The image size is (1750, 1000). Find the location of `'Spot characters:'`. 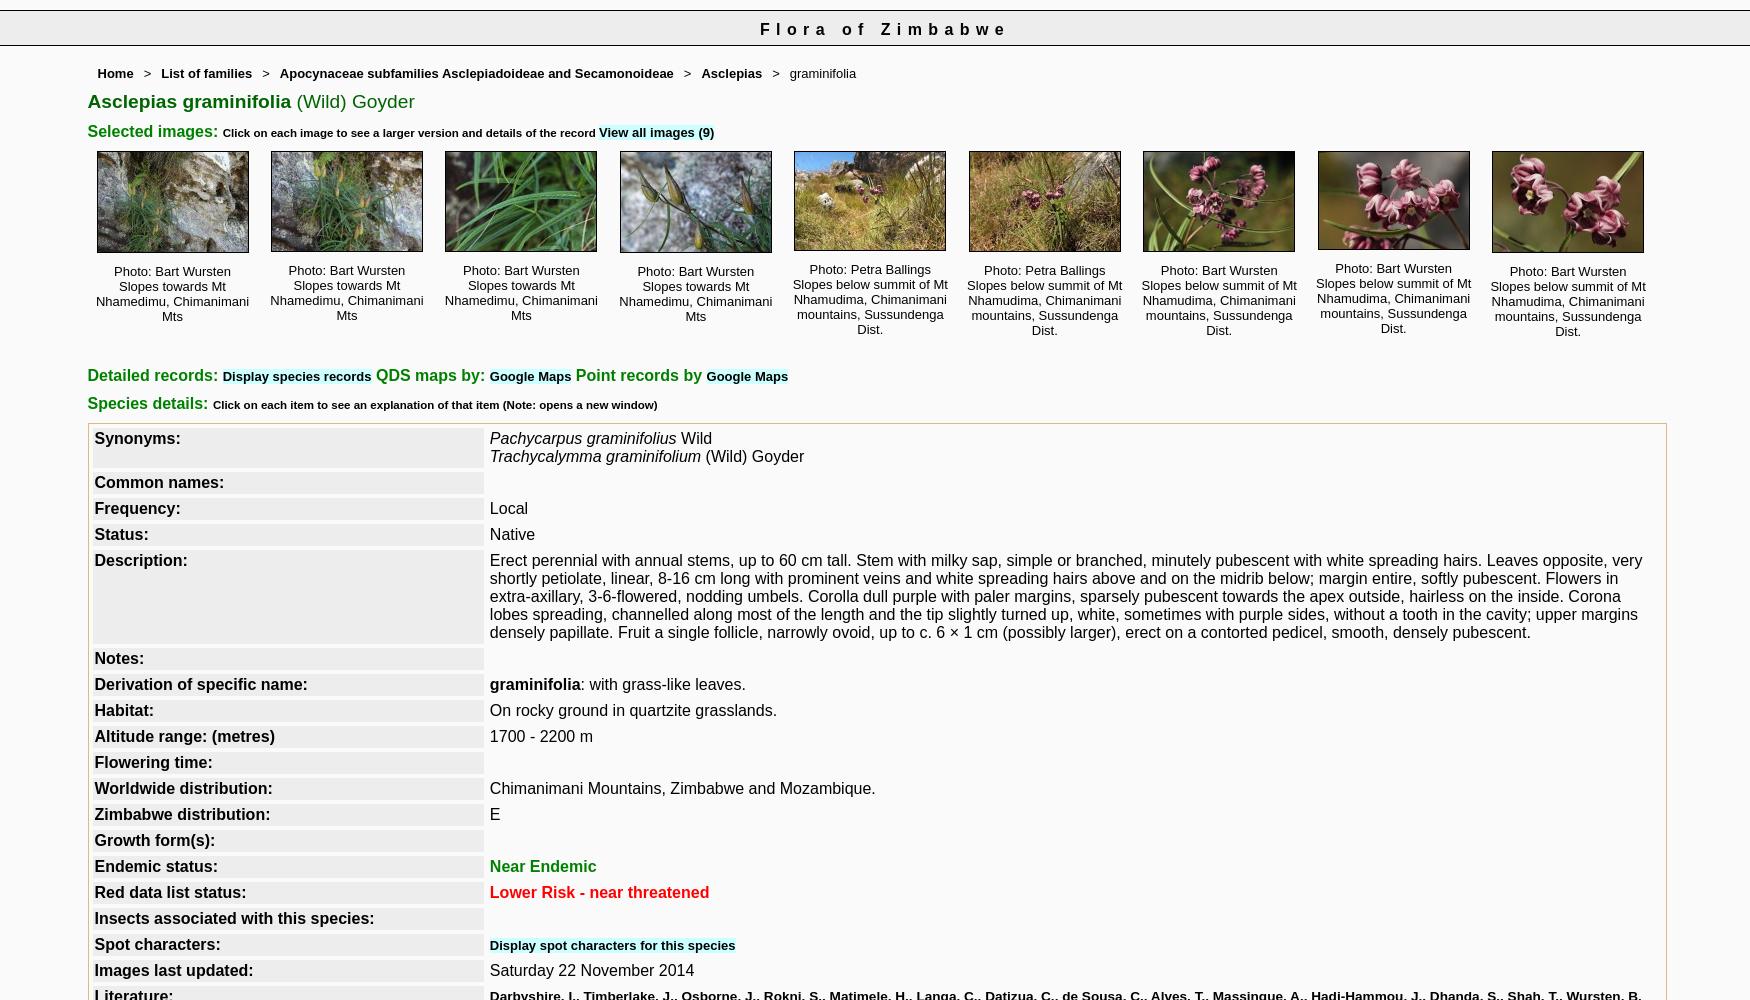

'Spot characters:' is located at coordinates (93, 943).